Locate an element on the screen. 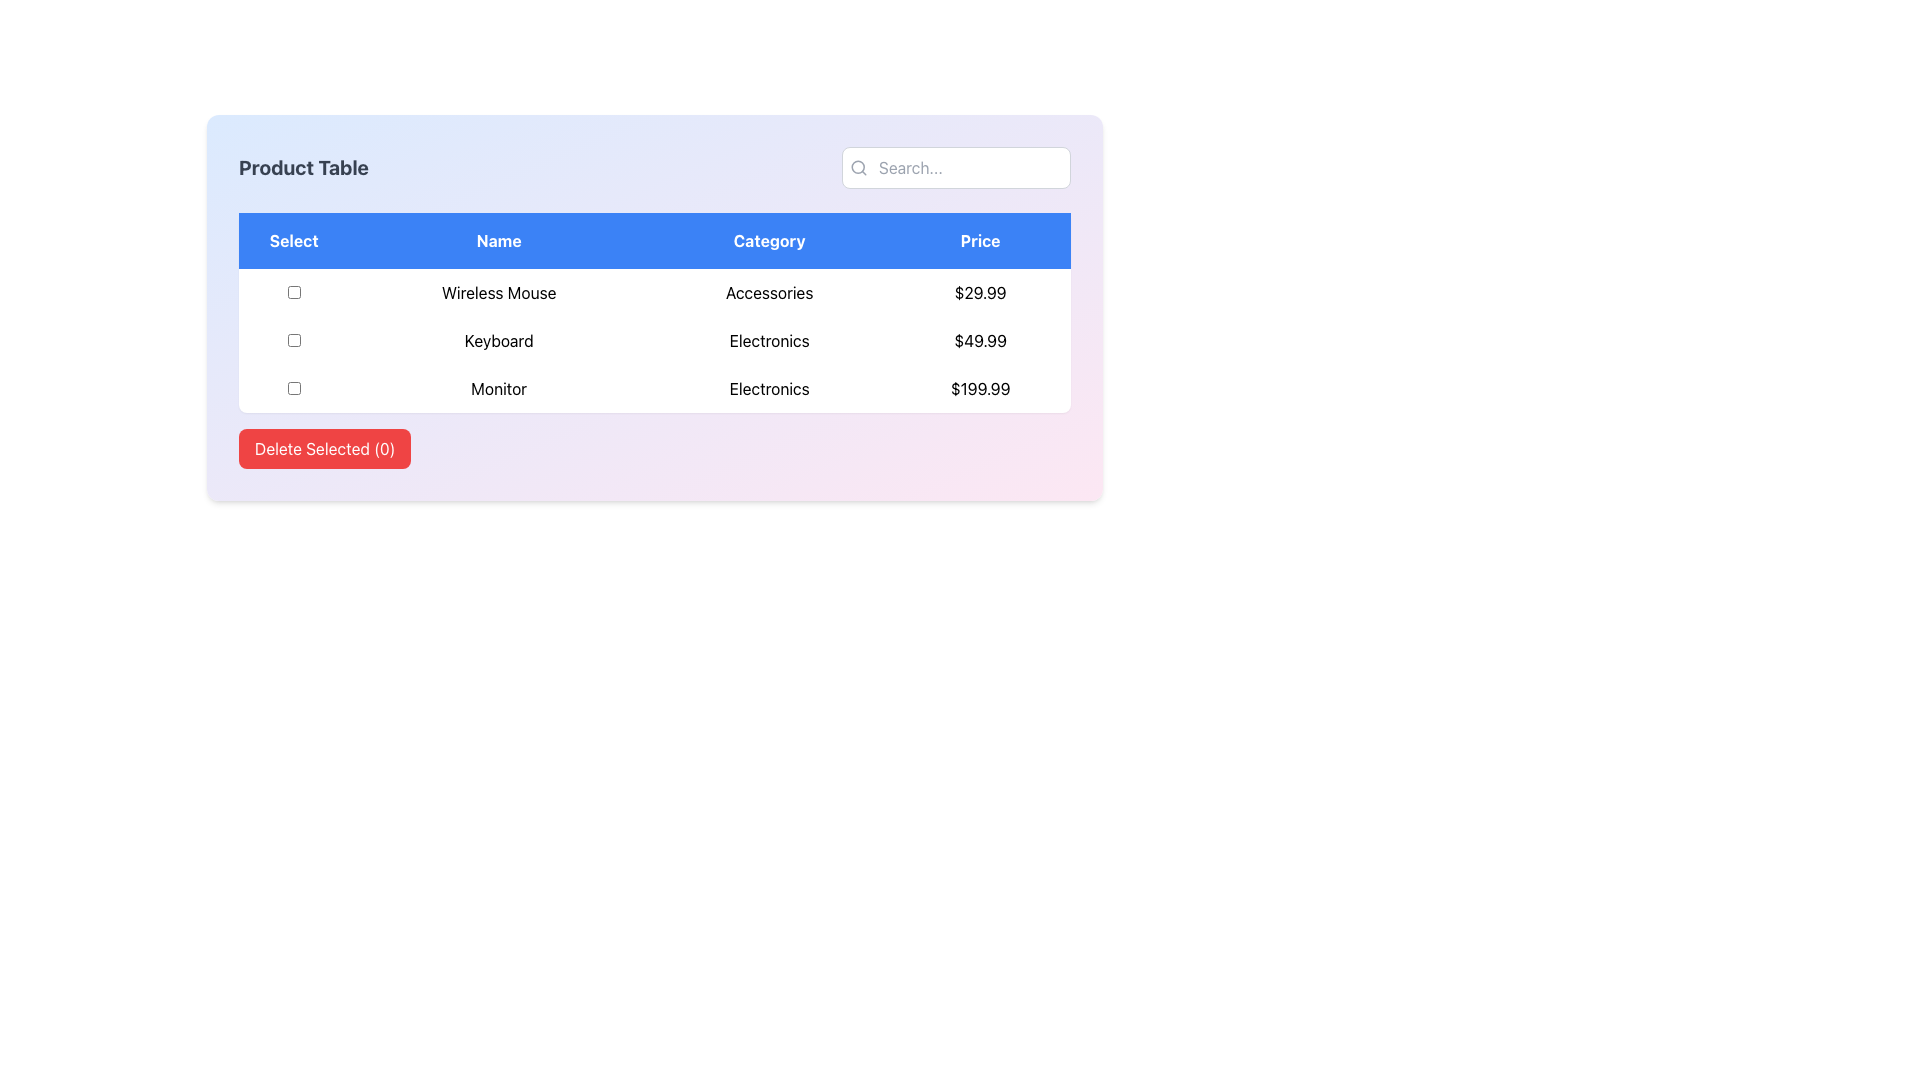 Image resolution: width=1920 pixels, height=1080 pixels. the checkbox in the 'Select' column of the first row to check or uncheck the 'Wireless Mouse' option is located at coordinates (293, 292).